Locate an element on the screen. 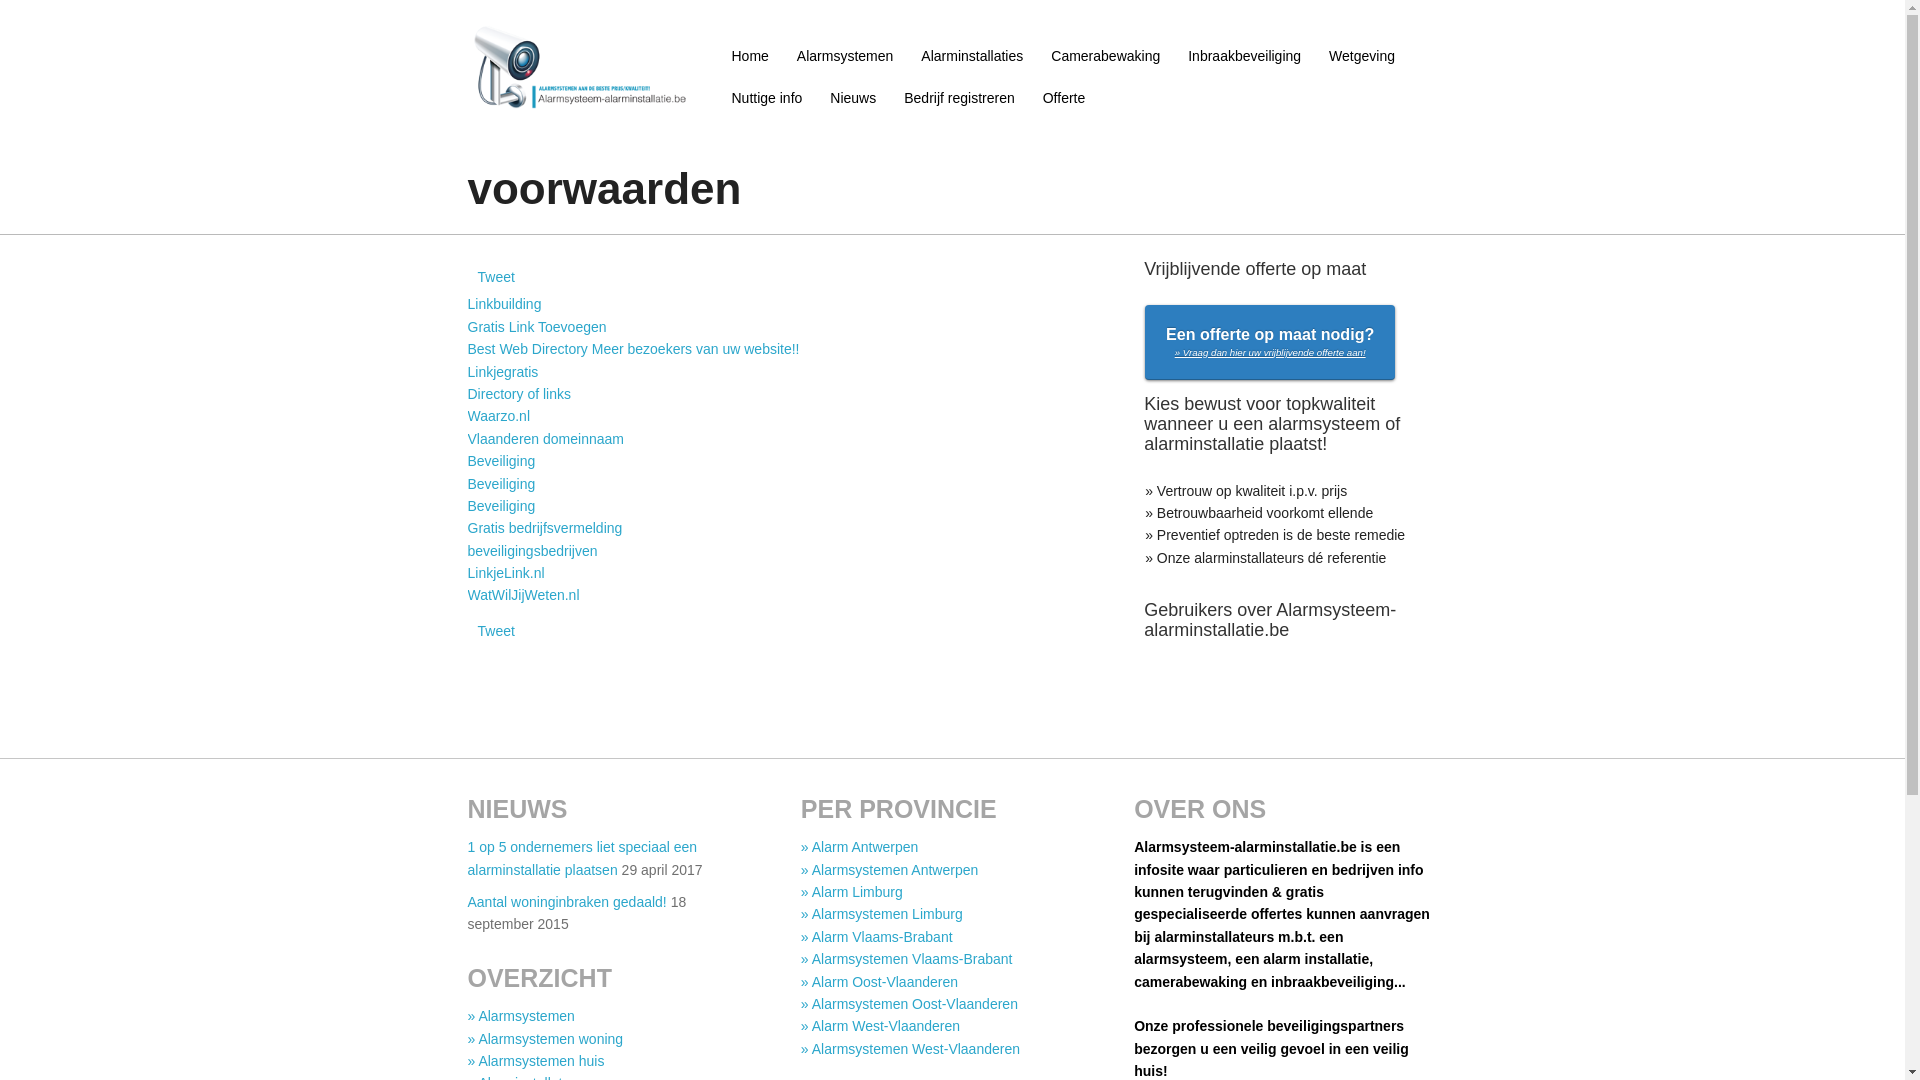 Image resolution: width=1920 pixels, height=1080 pixels. 'Gratis bedrijfsvermelding' is located at coordinates (545, 527).